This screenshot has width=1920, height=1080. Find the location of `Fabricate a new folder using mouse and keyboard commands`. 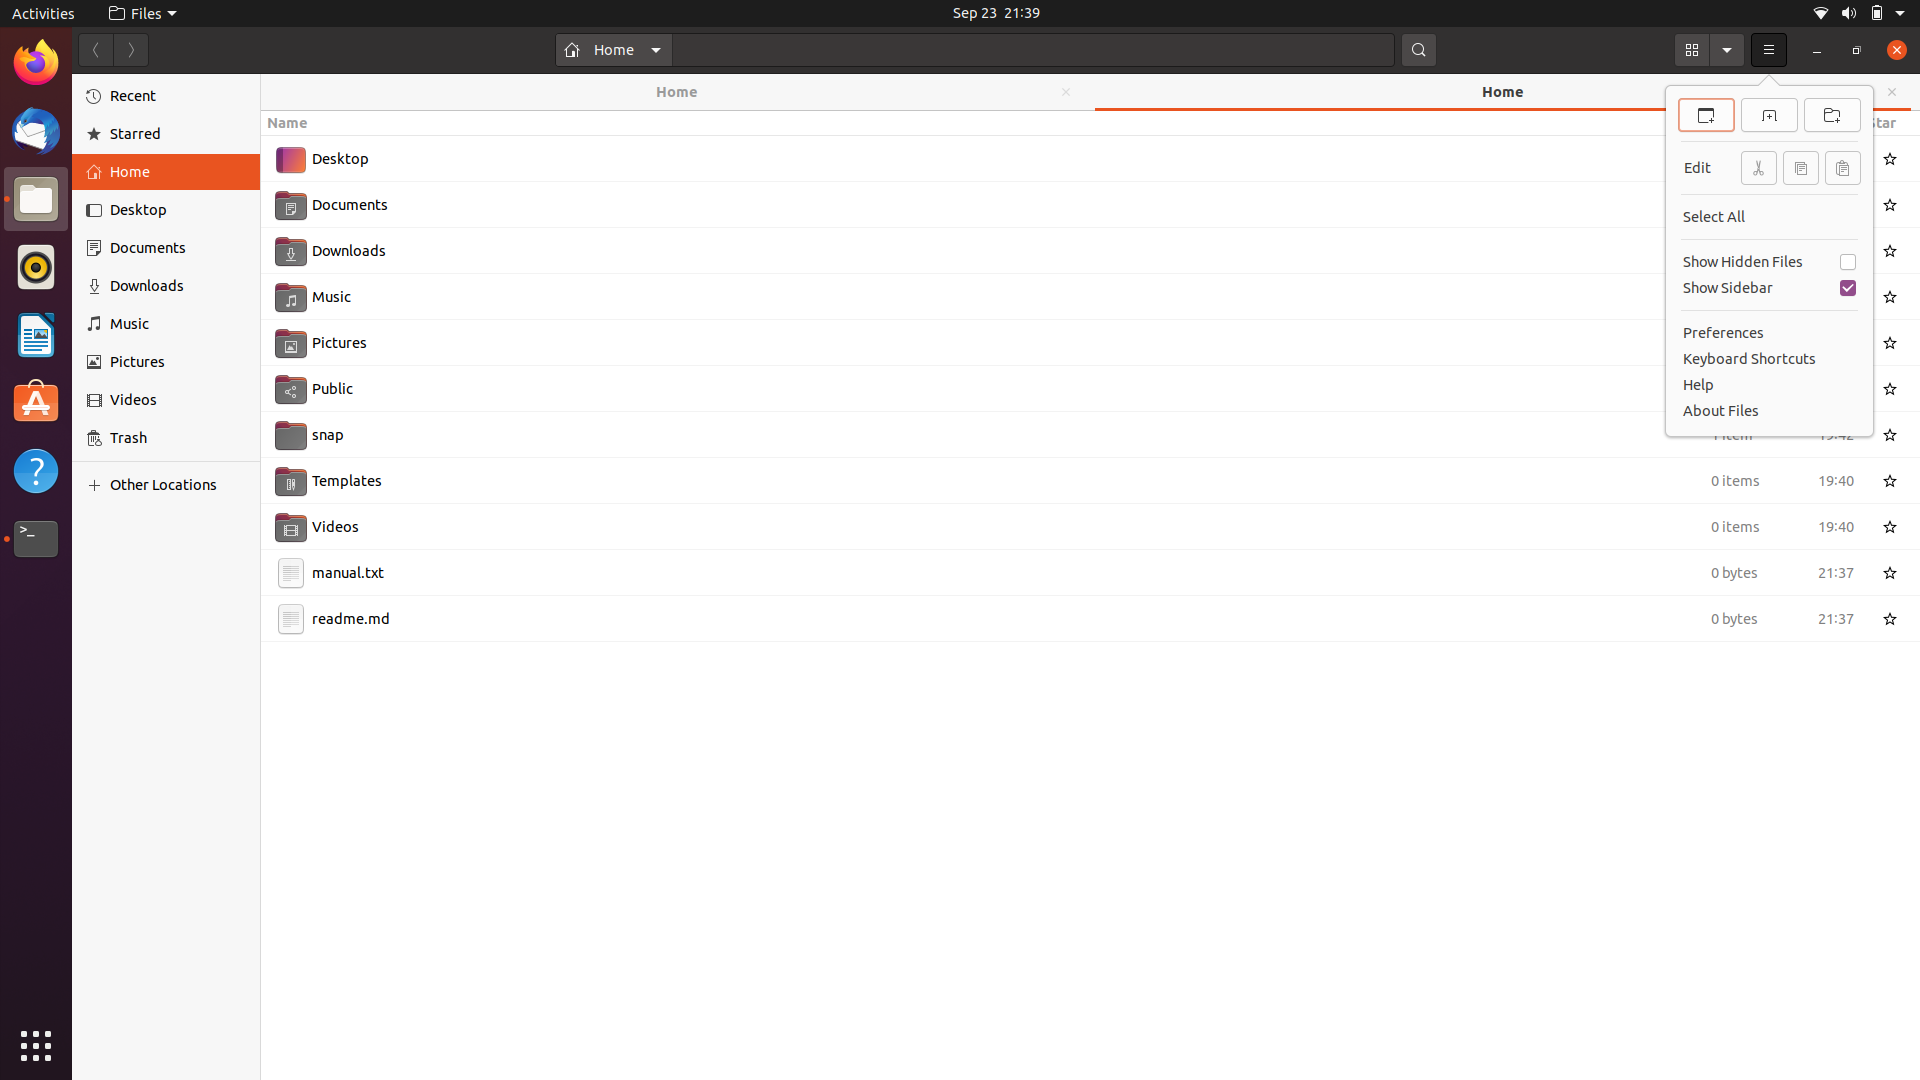

Fabricate a new folder using mouse and keyboard commands is located at coordinates (1833, 113).